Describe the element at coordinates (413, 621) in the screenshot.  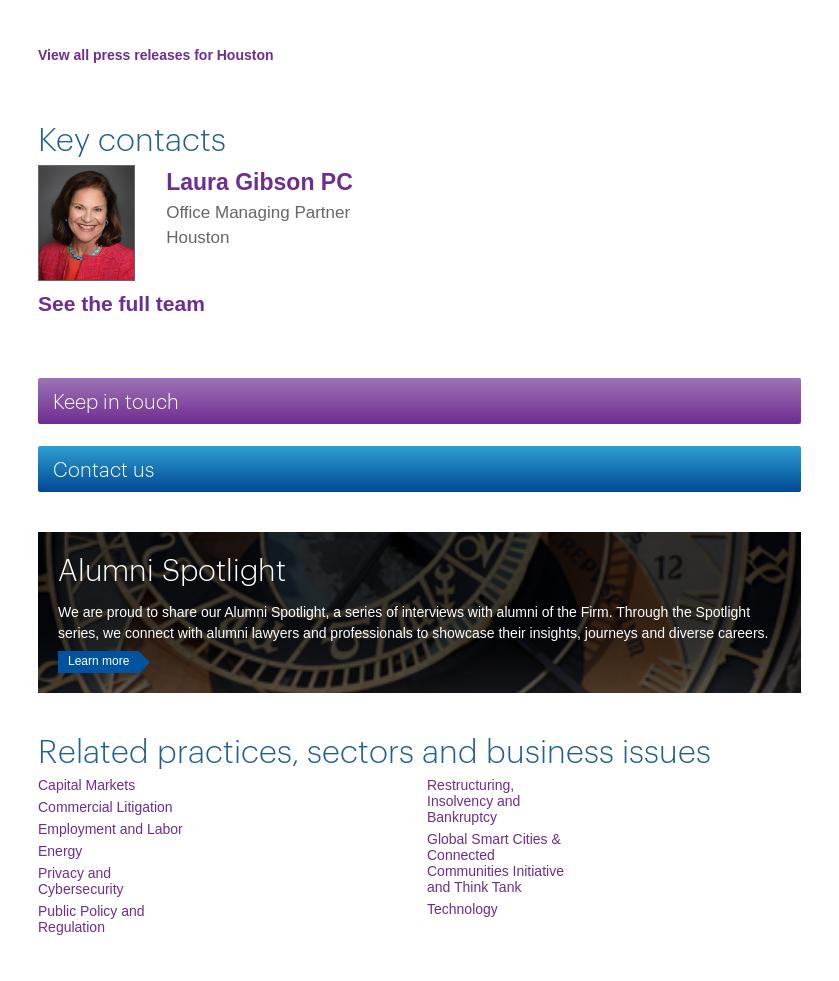
I see `'We are proud to share our Alumni Spotlight, a series of interviews with alumni of the Firm. Through the Spotlight series, we connect with alumni lawyers and professionals to showcase their insights, journeys and diverse careers.'` at that location.